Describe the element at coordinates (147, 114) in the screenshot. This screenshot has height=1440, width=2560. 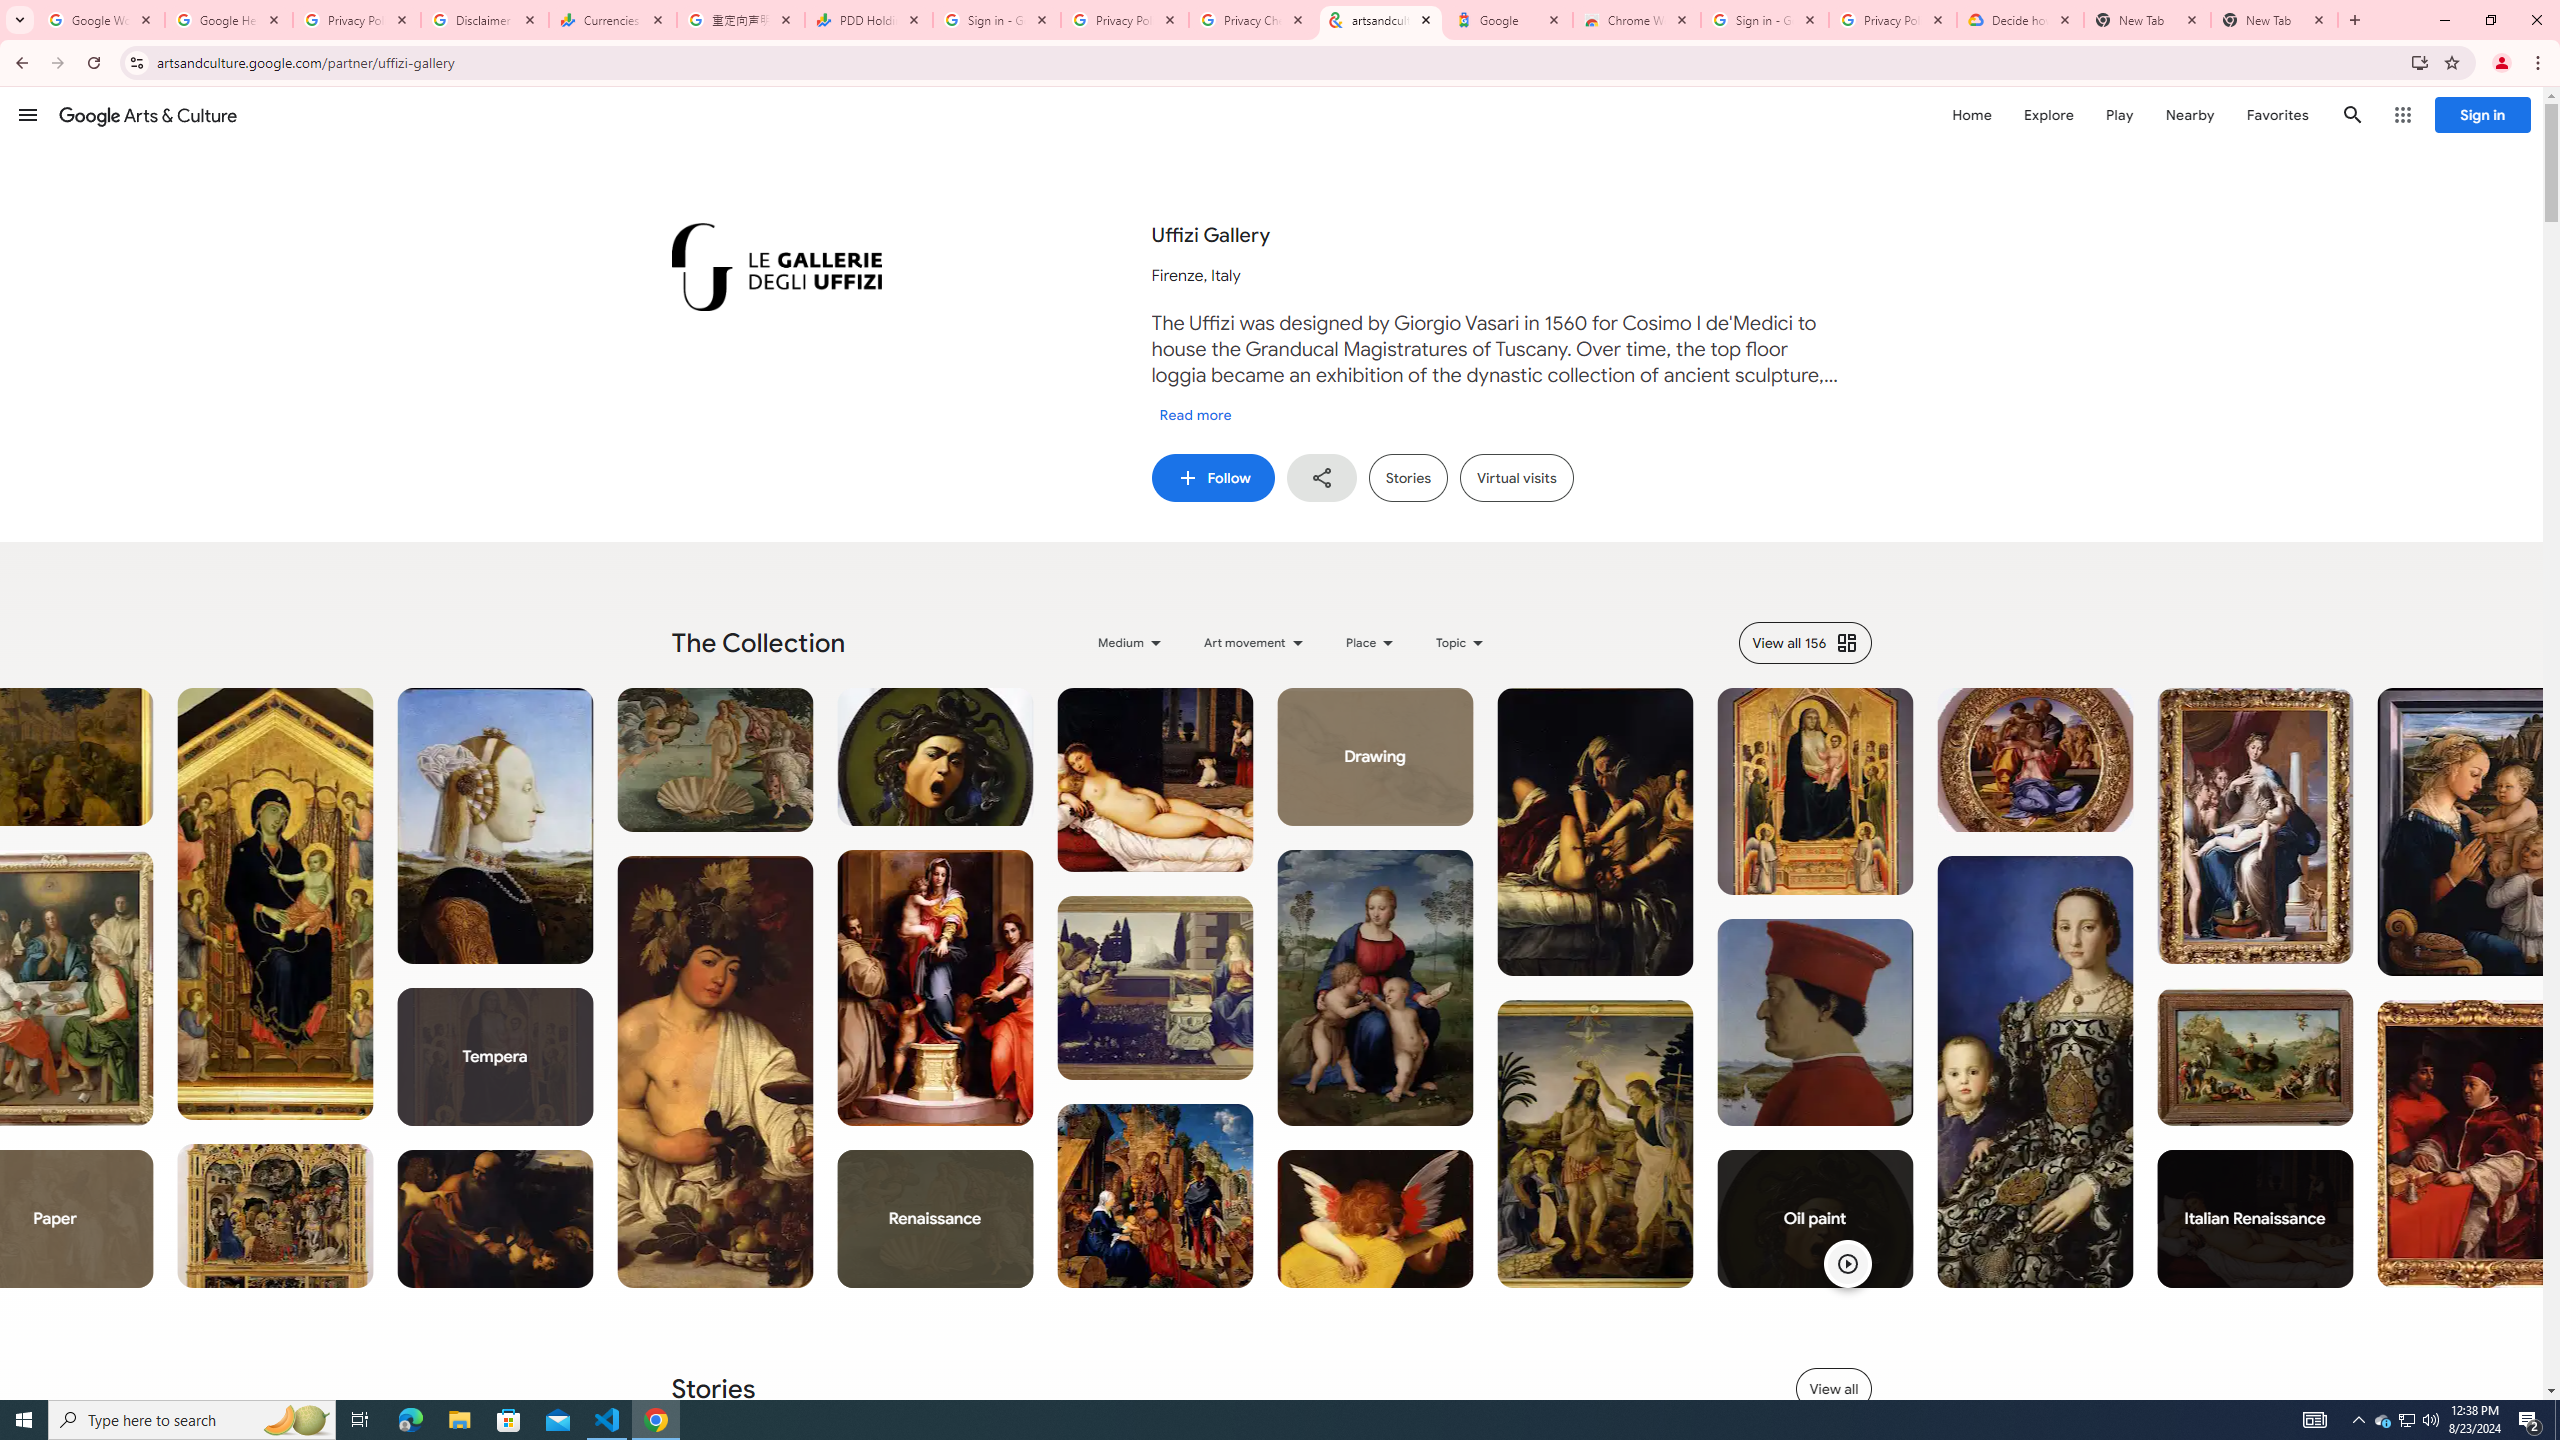
I see `'Google Arts & Culture'` at that location.